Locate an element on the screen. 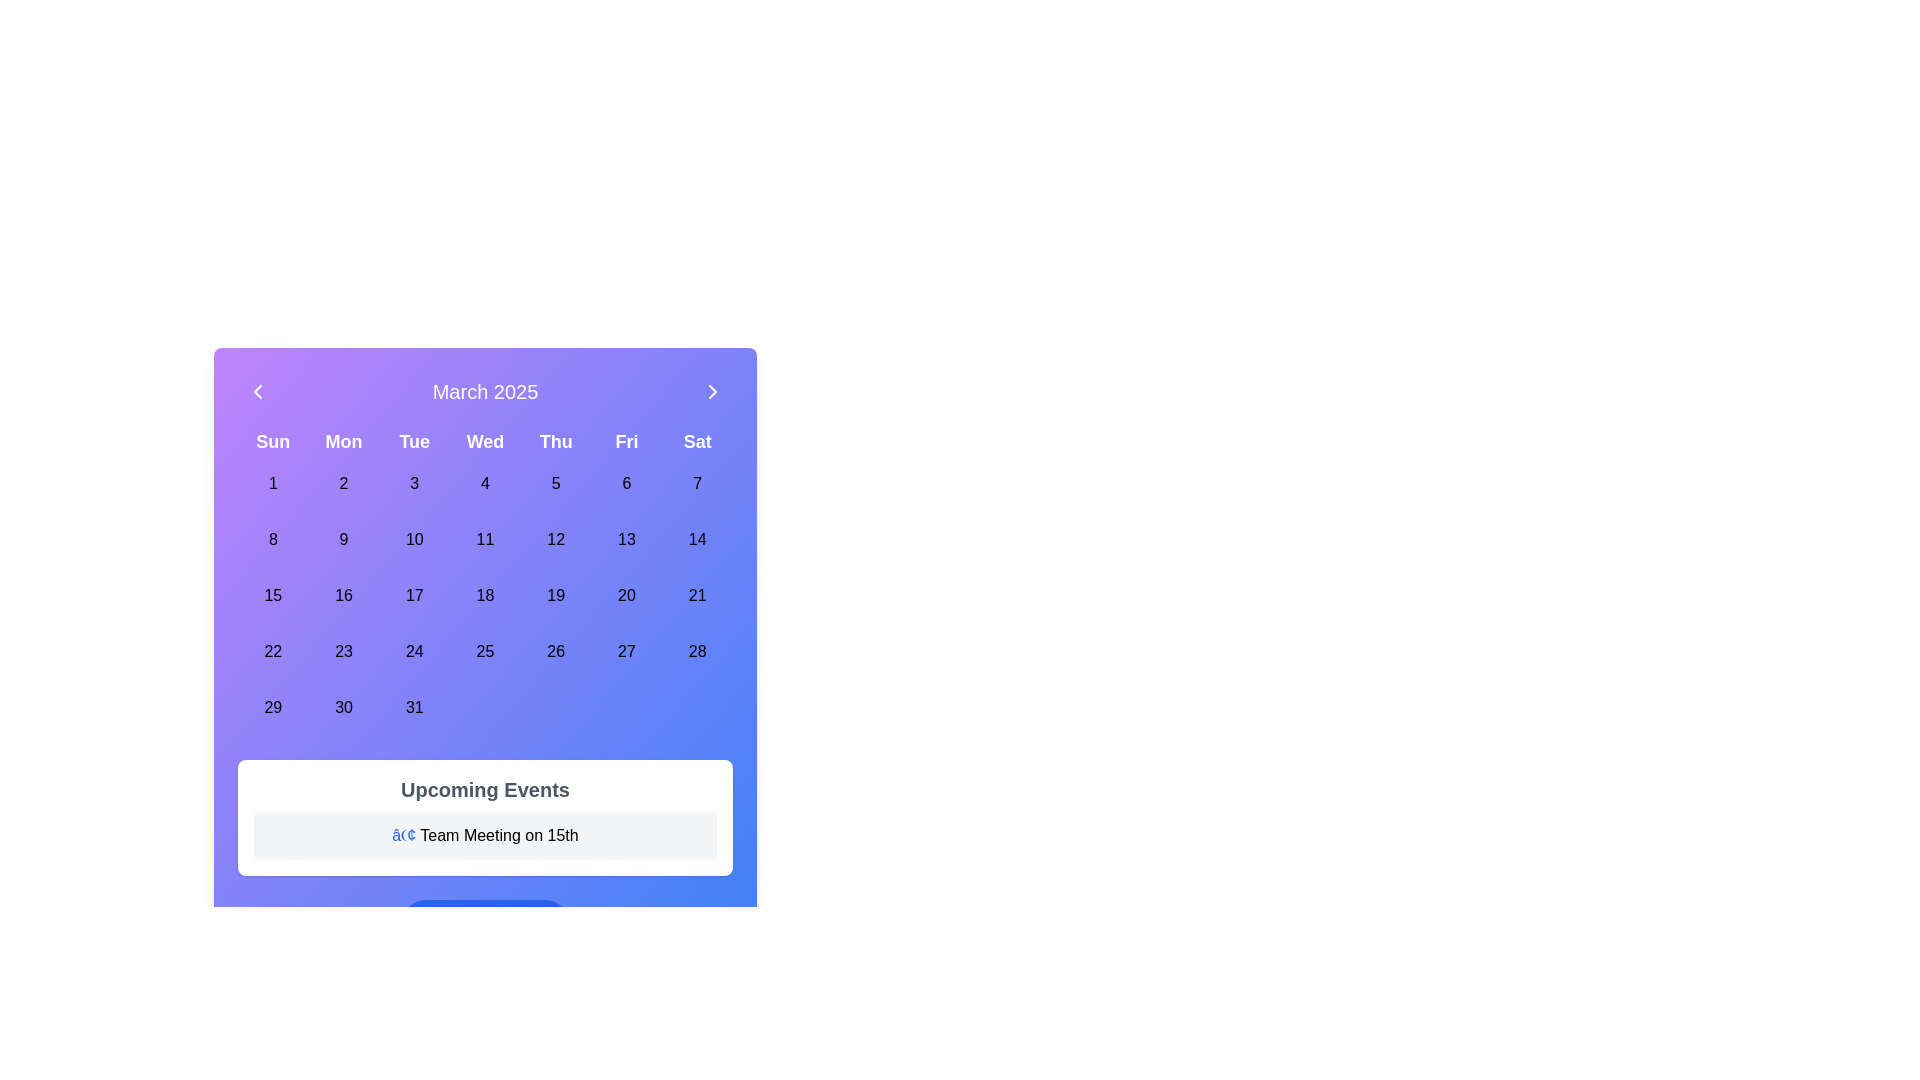 The image size is (1920, 1080). the selectable date button for March 18, 2025, located in the fourth column under 'Wed' in the calendar grid is located at coordinates (485, 595).